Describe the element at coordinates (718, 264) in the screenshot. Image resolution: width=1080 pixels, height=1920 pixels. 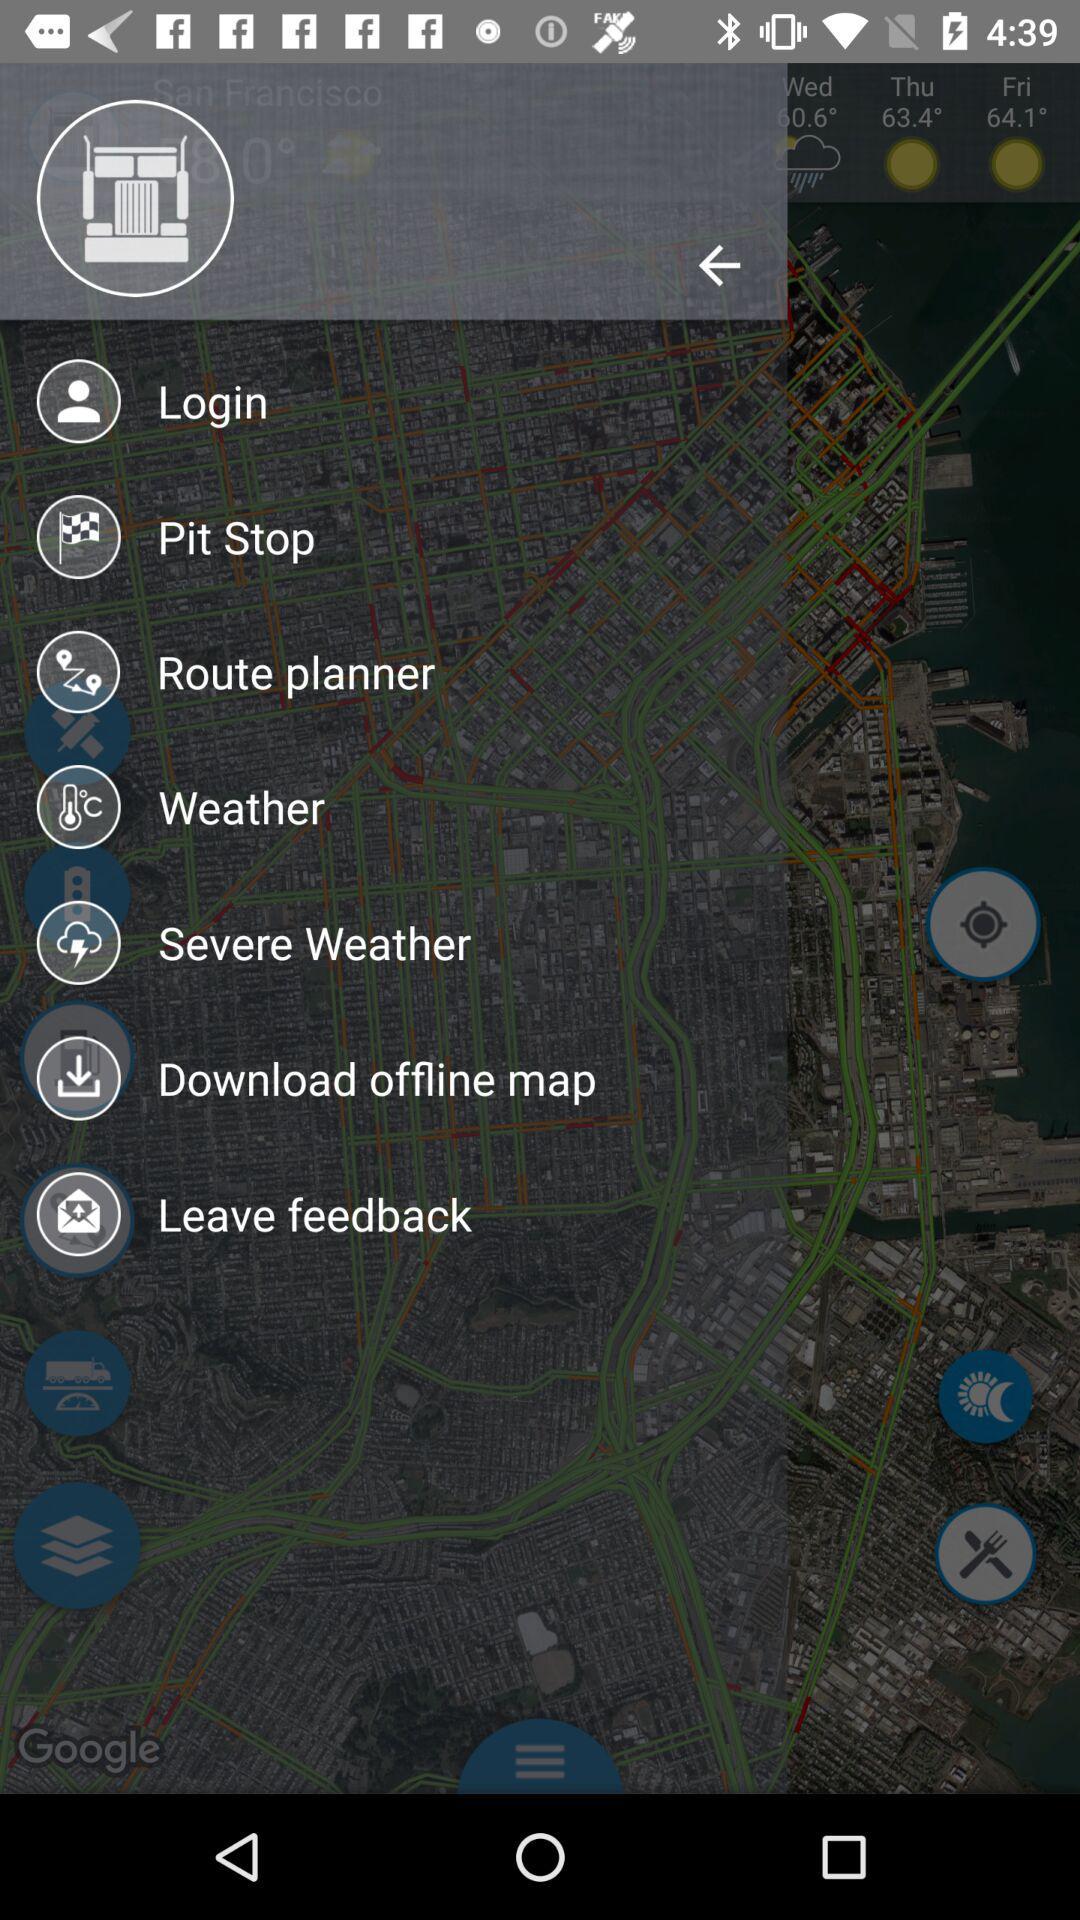
I see `the back arrow` at that location.